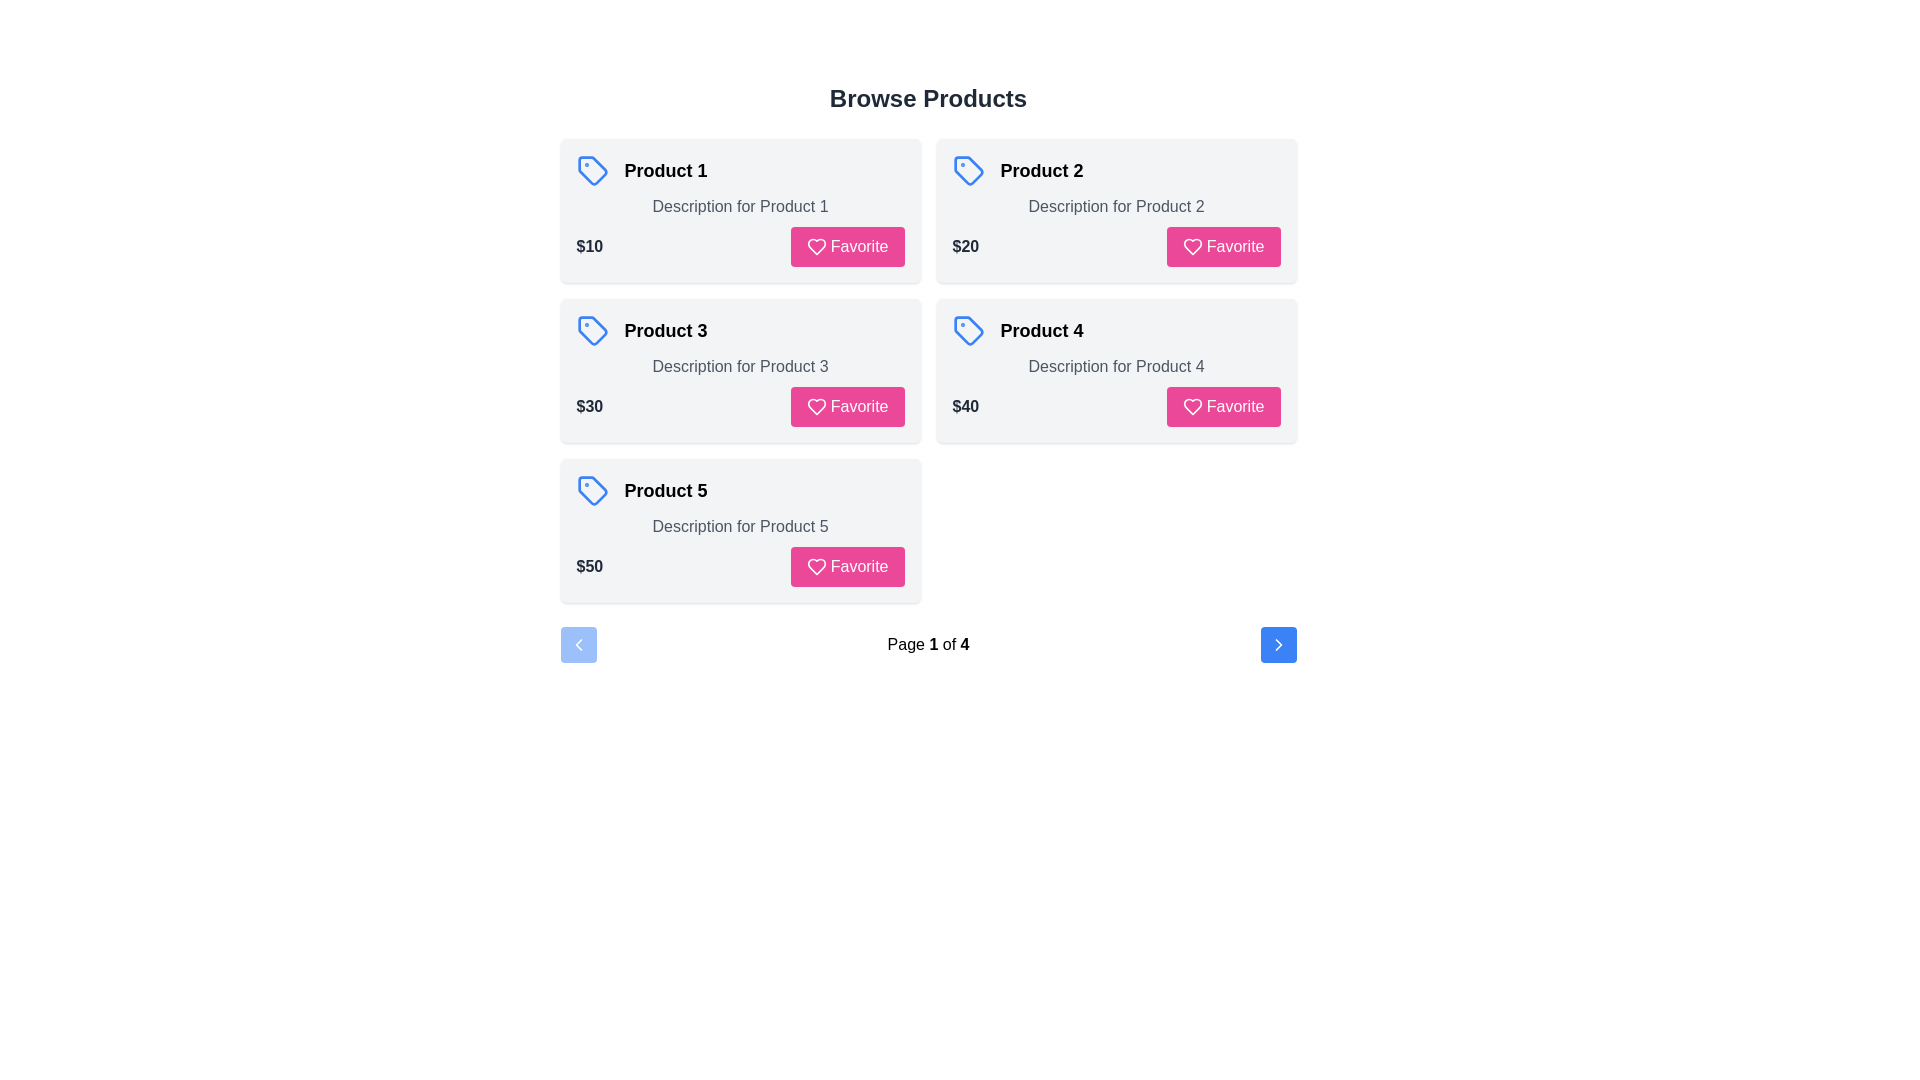 The width and height of the screenshot is (1920, 1080). I want to click on the heart icon located within the 'Favorite' button next to the 'Favorite' text, so click(1192, 406).